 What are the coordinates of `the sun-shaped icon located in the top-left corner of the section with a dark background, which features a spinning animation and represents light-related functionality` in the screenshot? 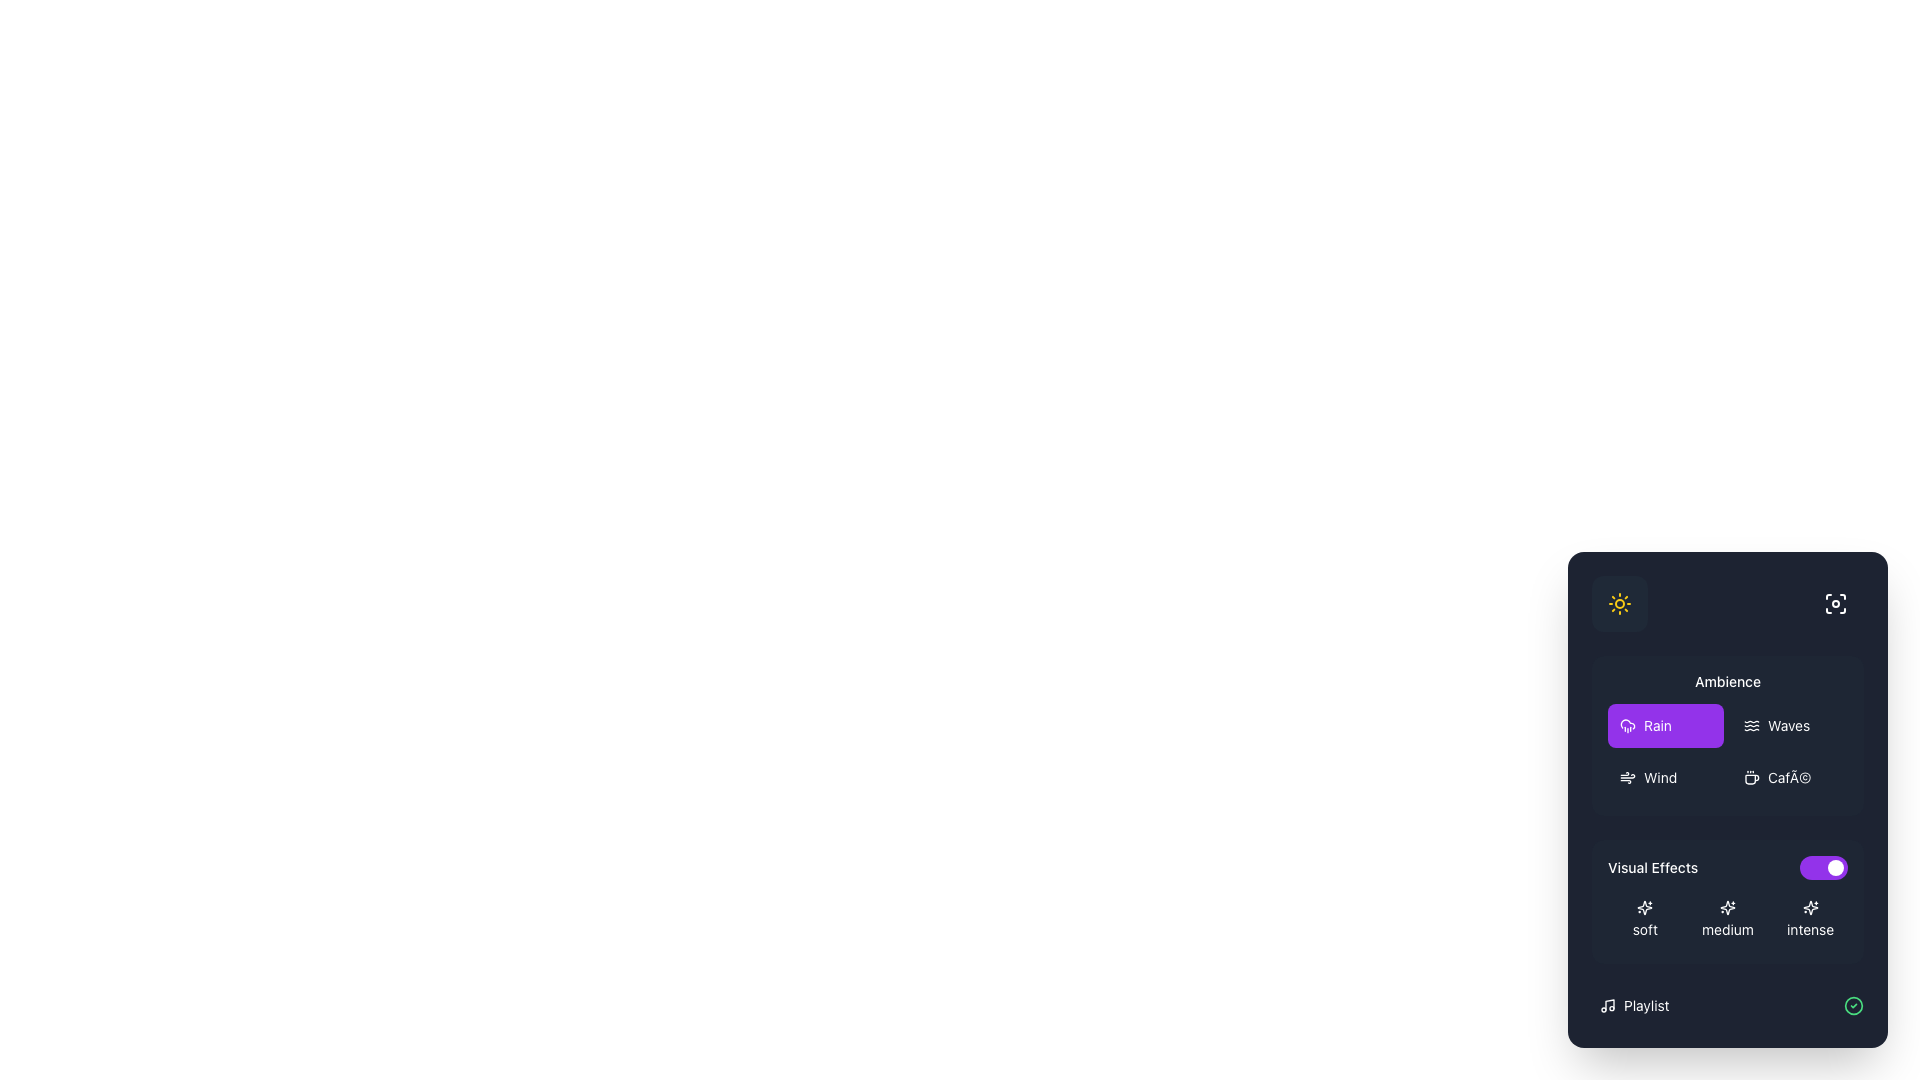 It's located at (1620, 603).